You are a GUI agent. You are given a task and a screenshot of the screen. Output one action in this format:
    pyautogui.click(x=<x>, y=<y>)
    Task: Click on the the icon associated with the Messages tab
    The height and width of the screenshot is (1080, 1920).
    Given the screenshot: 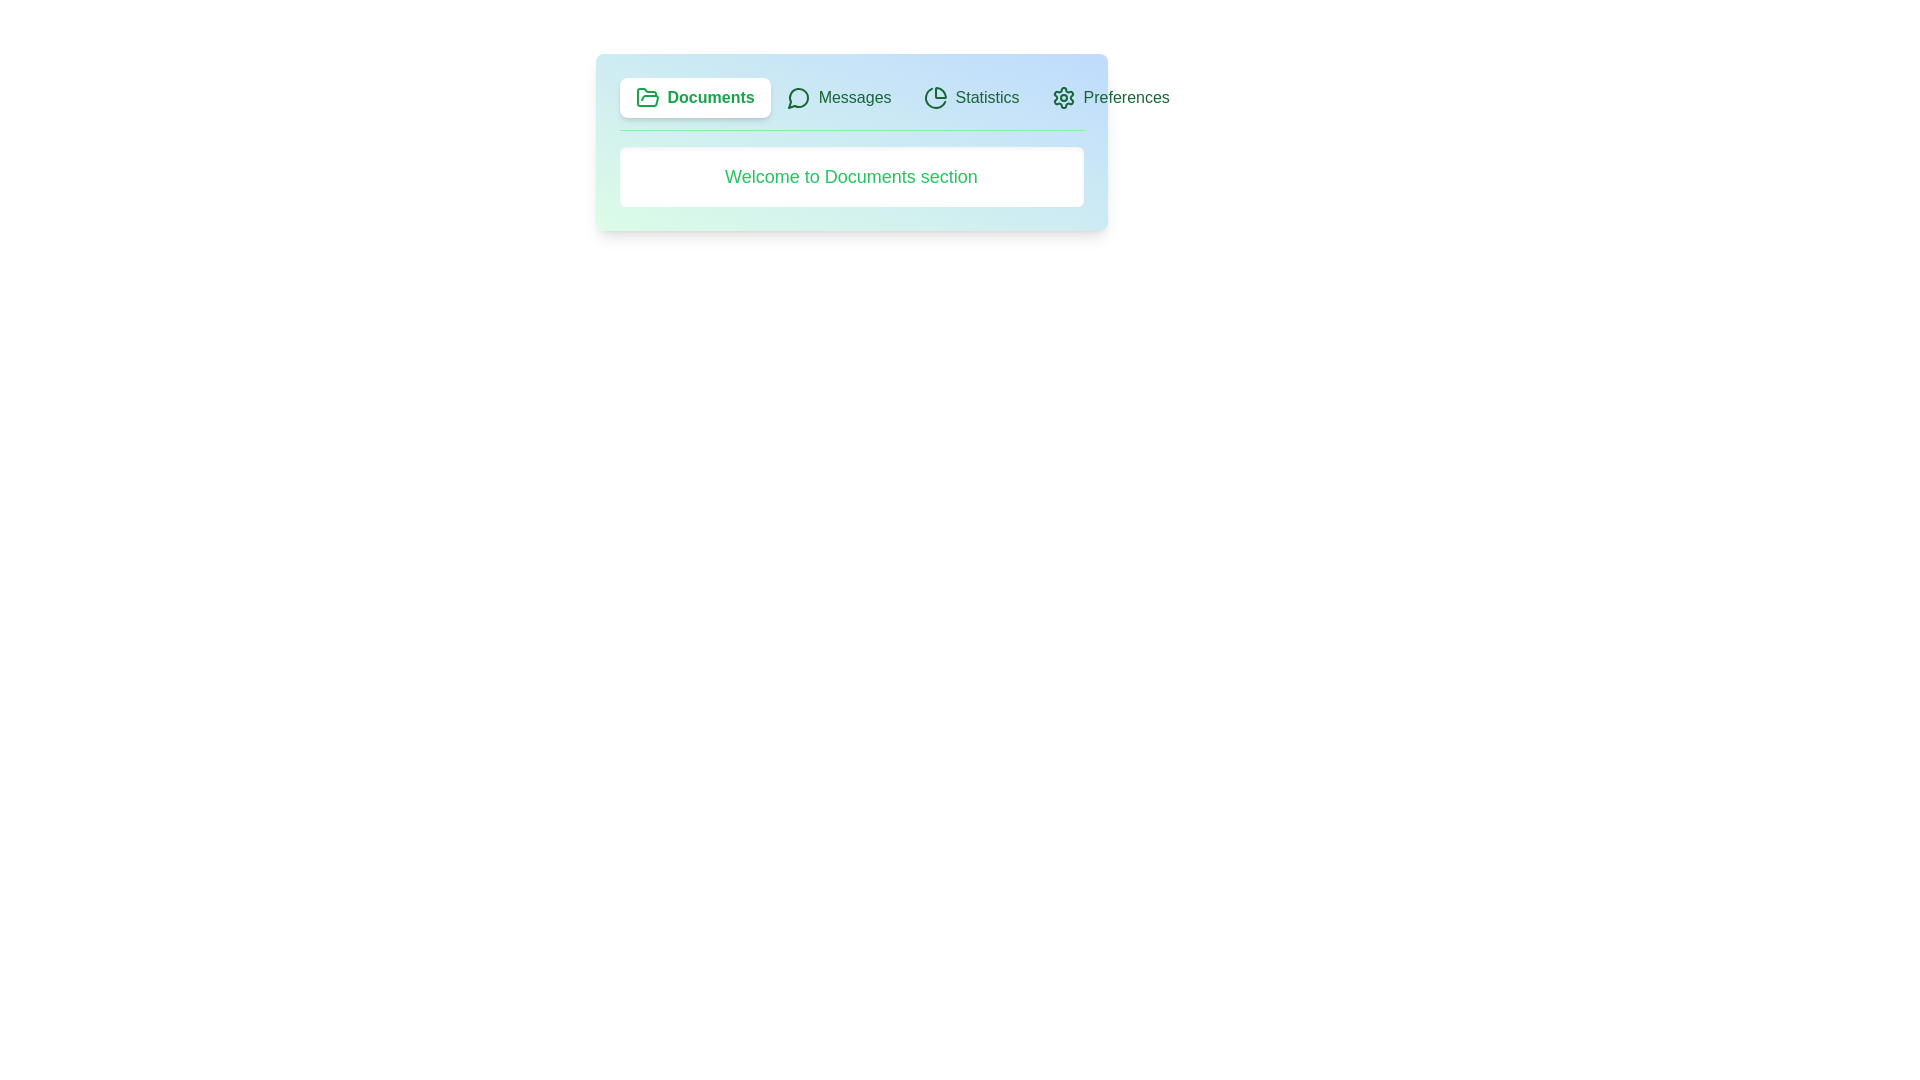 What is the action you would take?
    pyautogui.click(x=797, y=97)
    